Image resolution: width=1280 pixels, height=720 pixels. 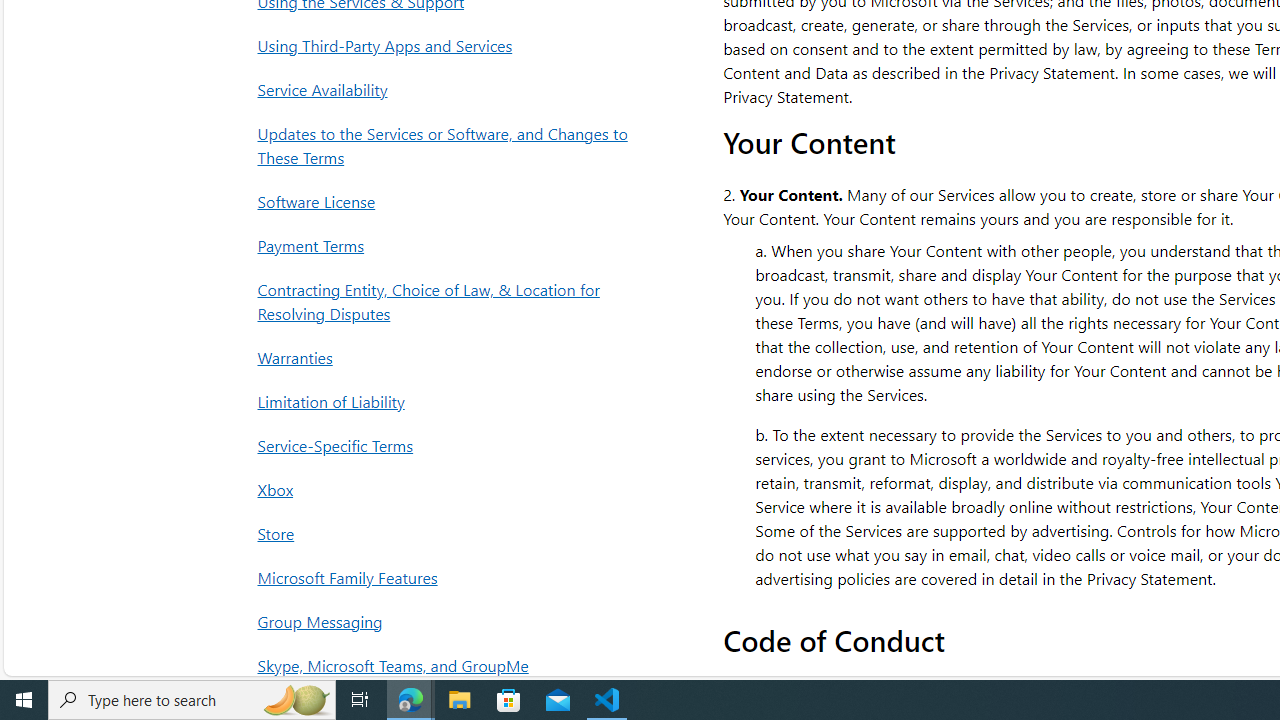 What do you see at coordinates (447, 88) in the screenshot?
I see `'Service Availability'` at bounding box center [447, 88].